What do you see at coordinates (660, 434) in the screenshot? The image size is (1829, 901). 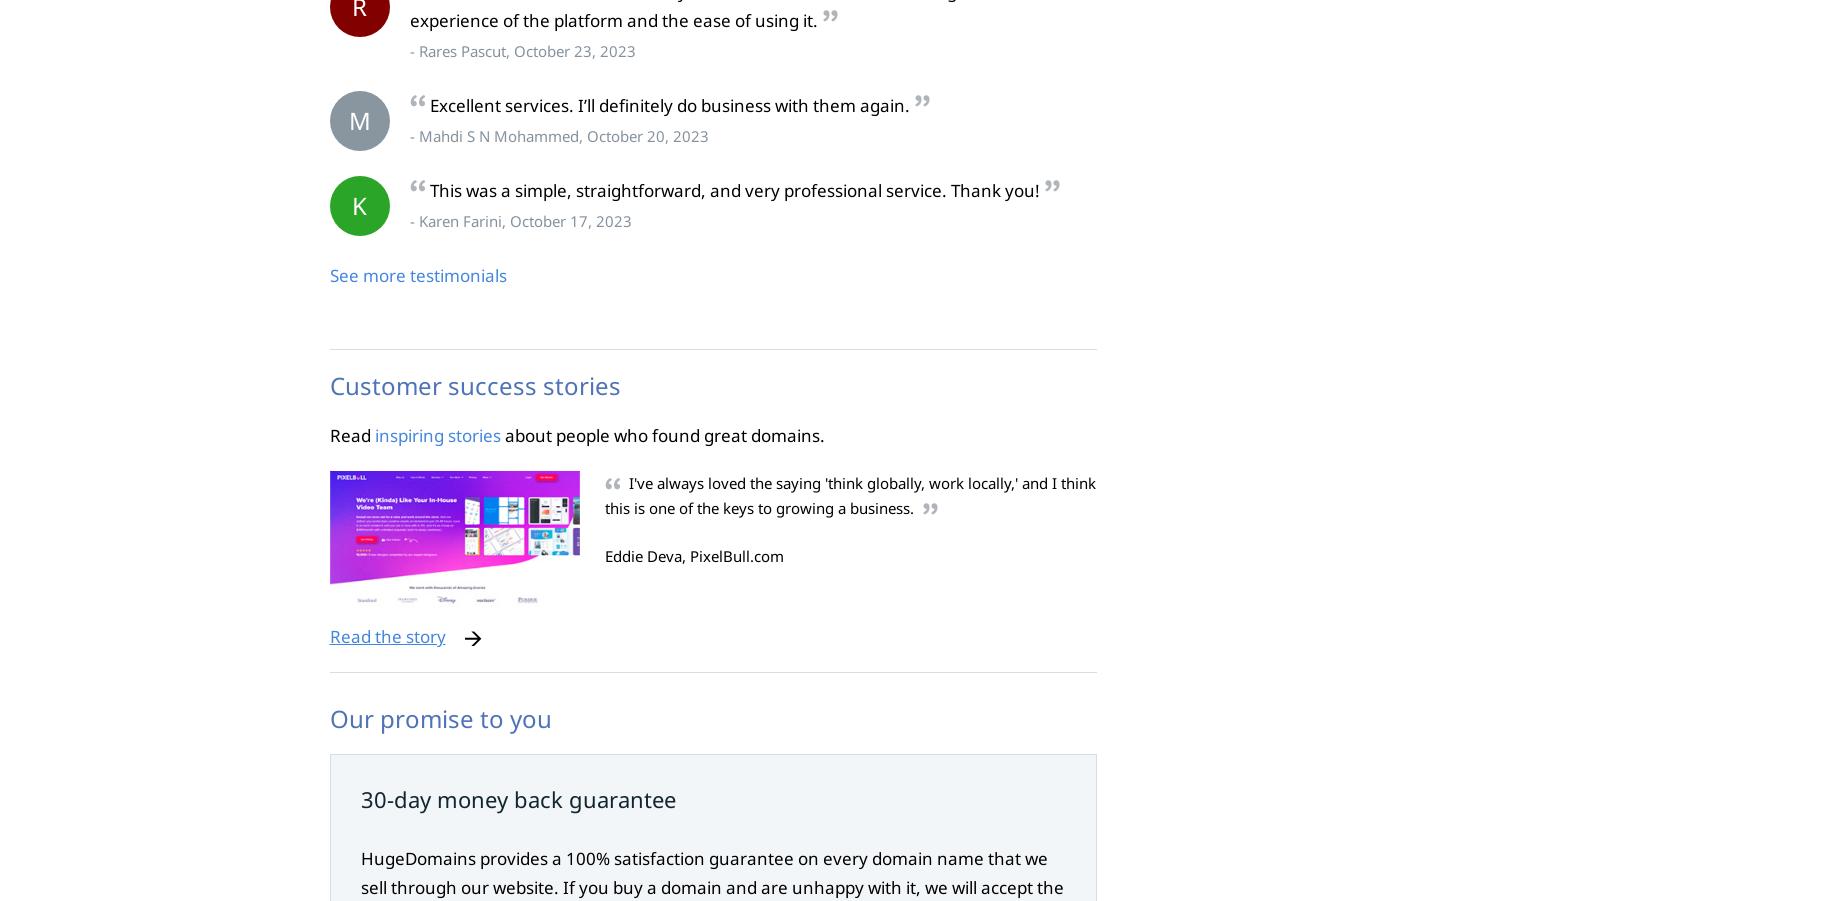 I see `'about people who found great domains.'` at bounding box center [660, 434].